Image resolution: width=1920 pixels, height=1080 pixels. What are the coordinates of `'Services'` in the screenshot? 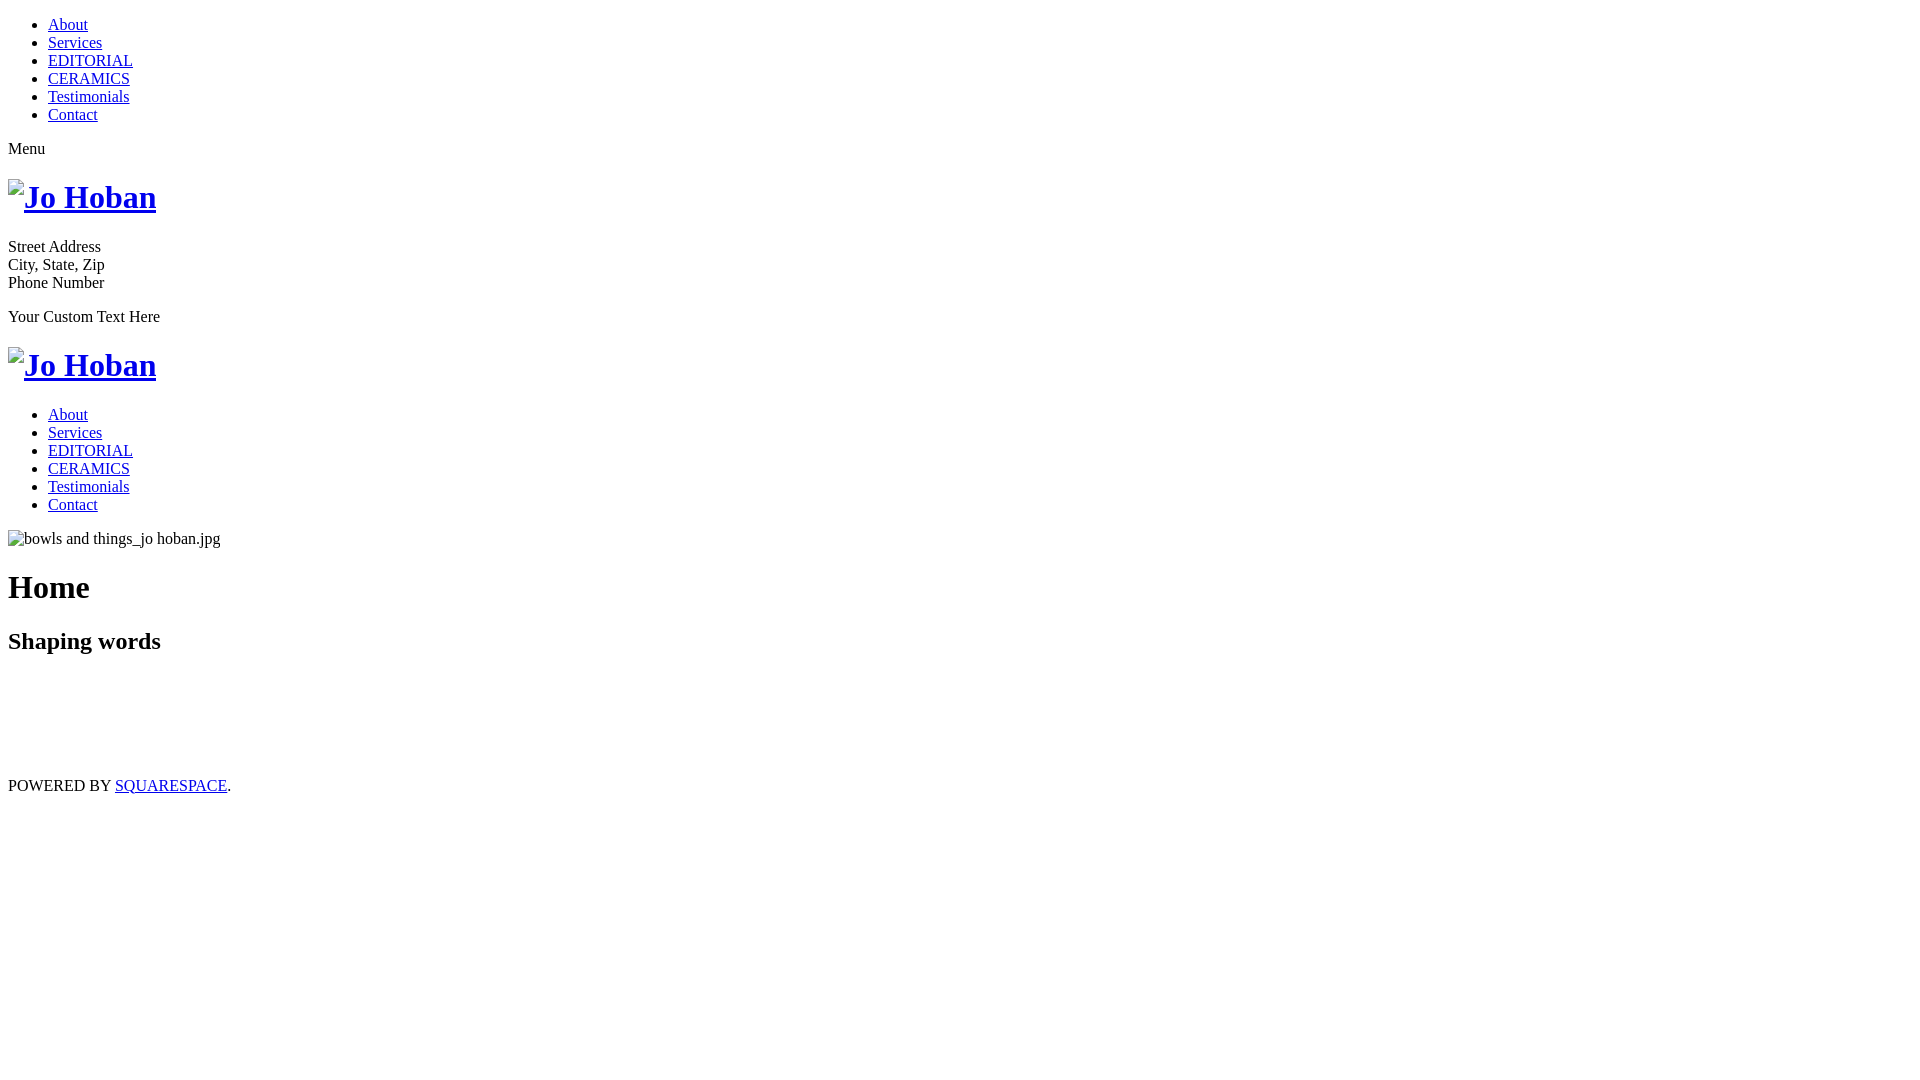 It's located at (75, 42).